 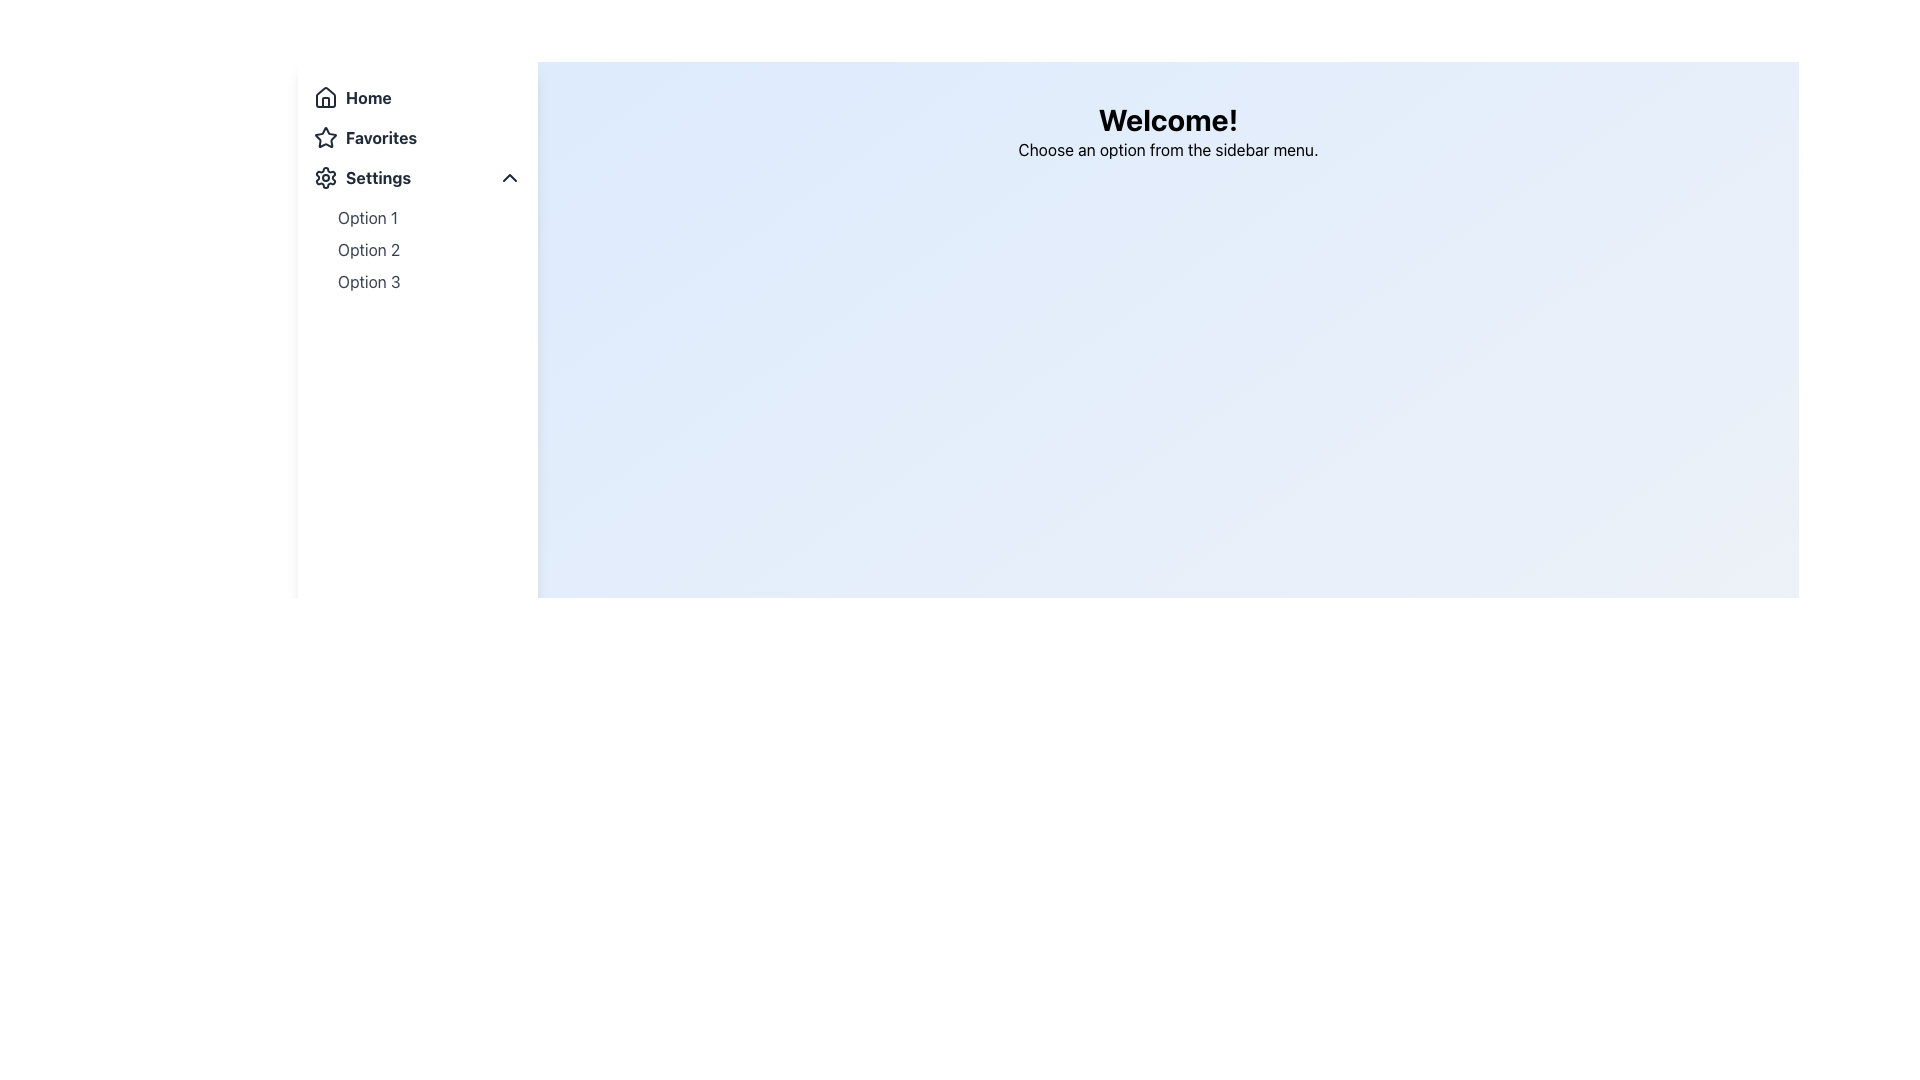 I want to click on the text button labeled 'Option 3' in dark gray, so click(x=369, y=281).